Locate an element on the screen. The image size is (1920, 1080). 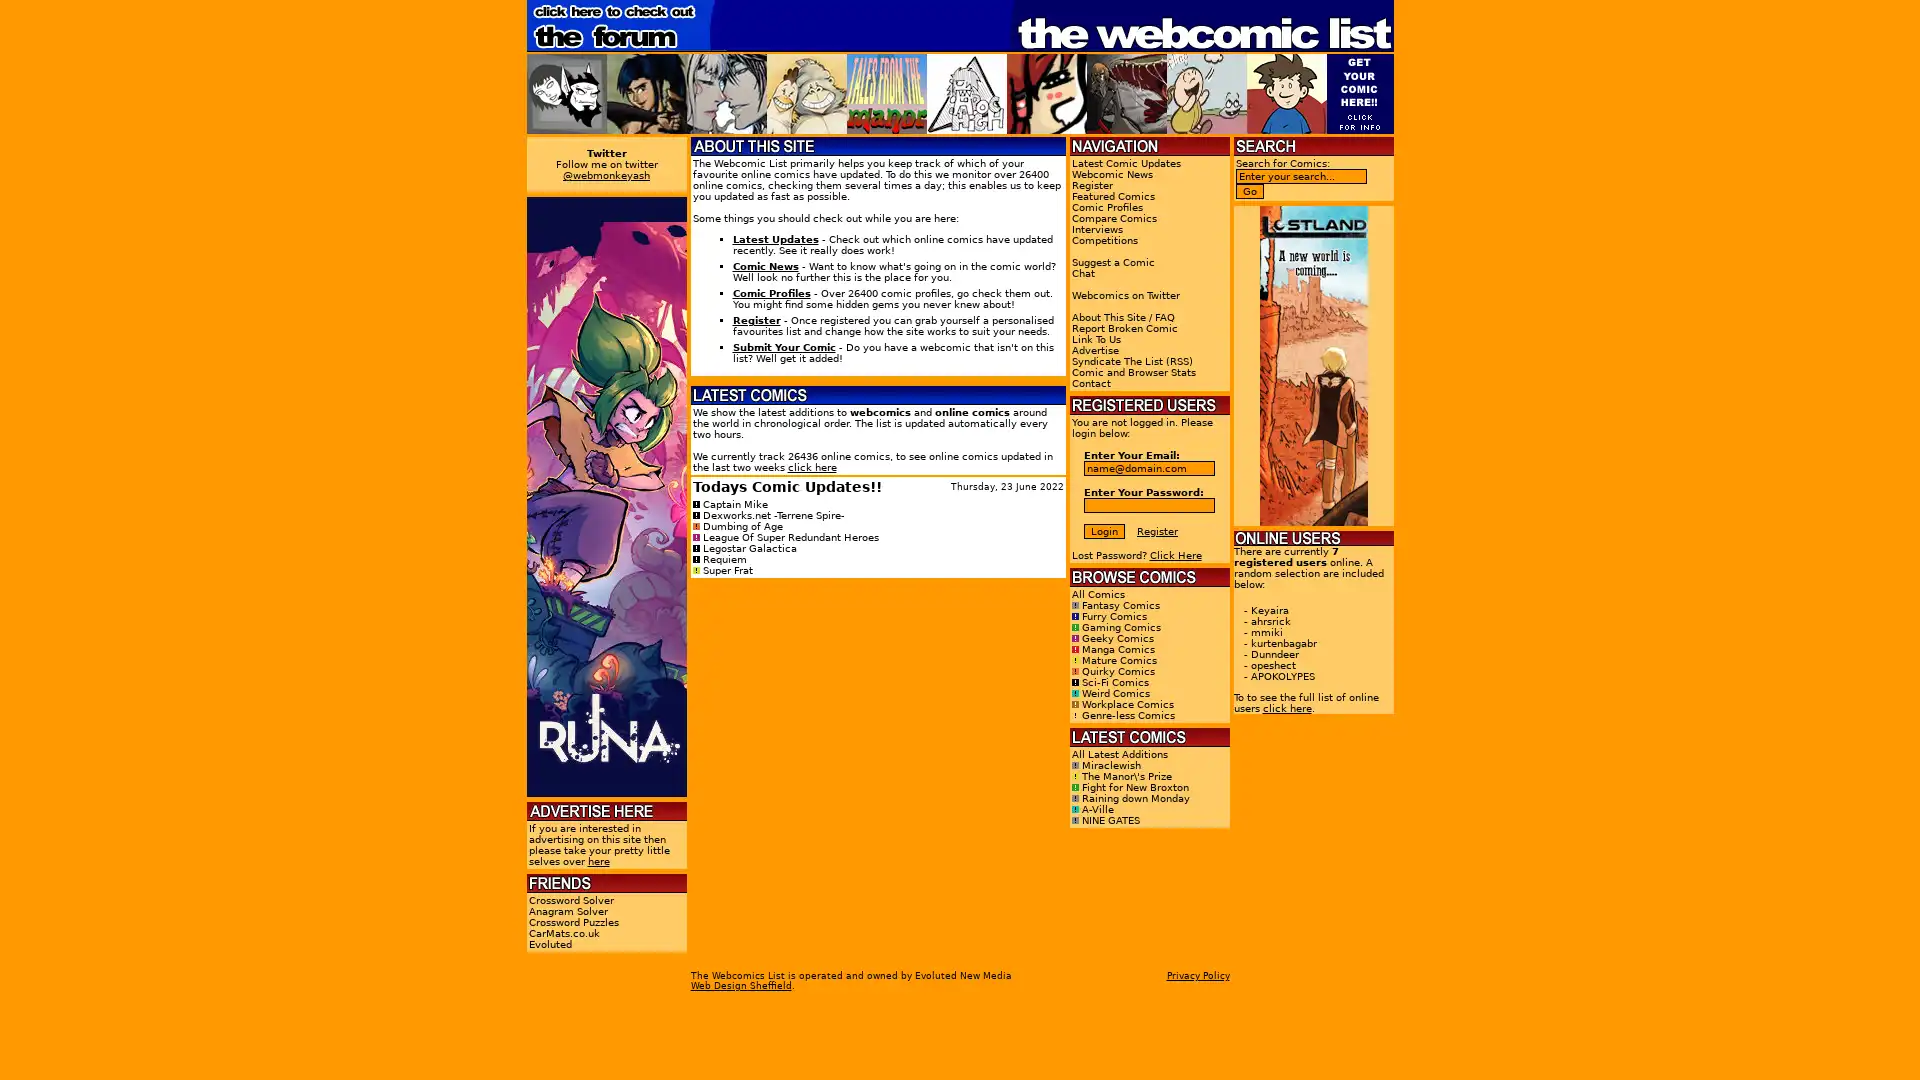
Go is located at coordinates (1247, 191).